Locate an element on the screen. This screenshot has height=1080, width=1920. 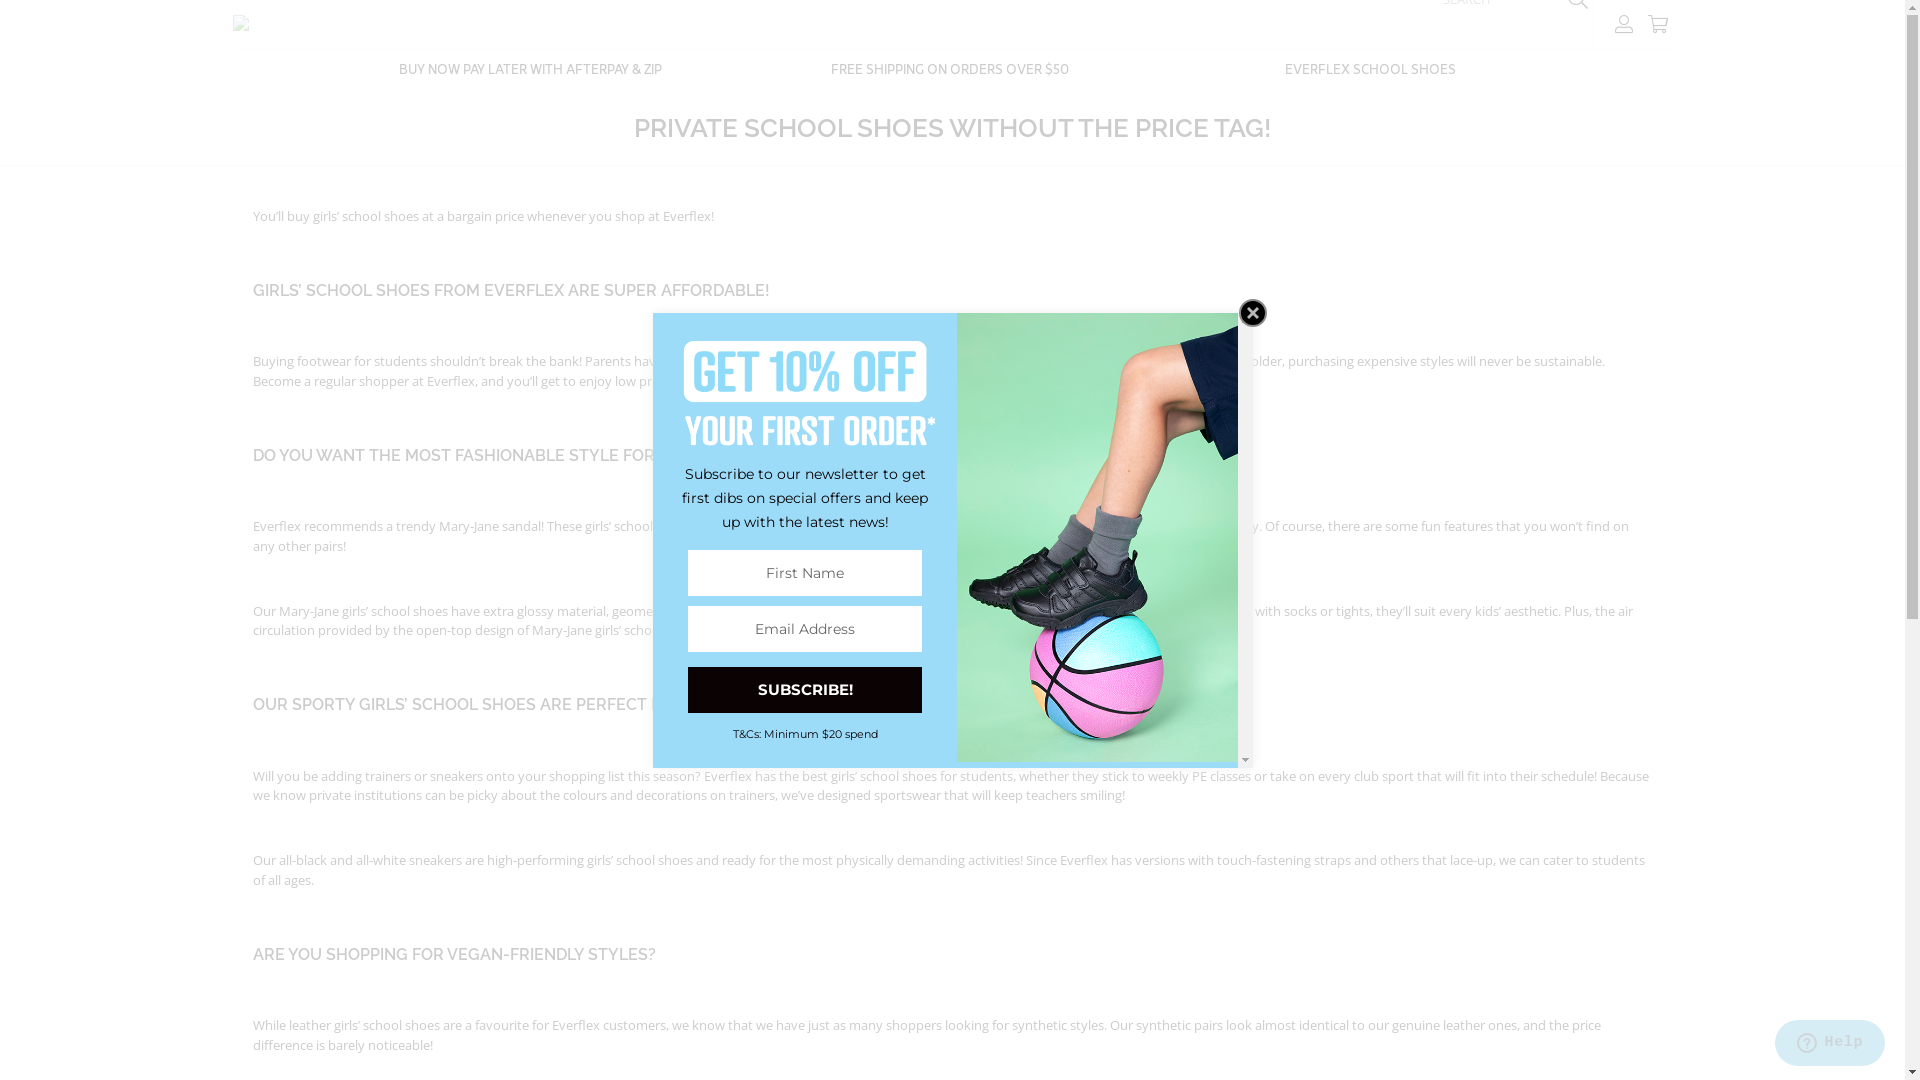
'EVERFLEX SCHOOL SHOES' is located at coordinates (1369, 68).